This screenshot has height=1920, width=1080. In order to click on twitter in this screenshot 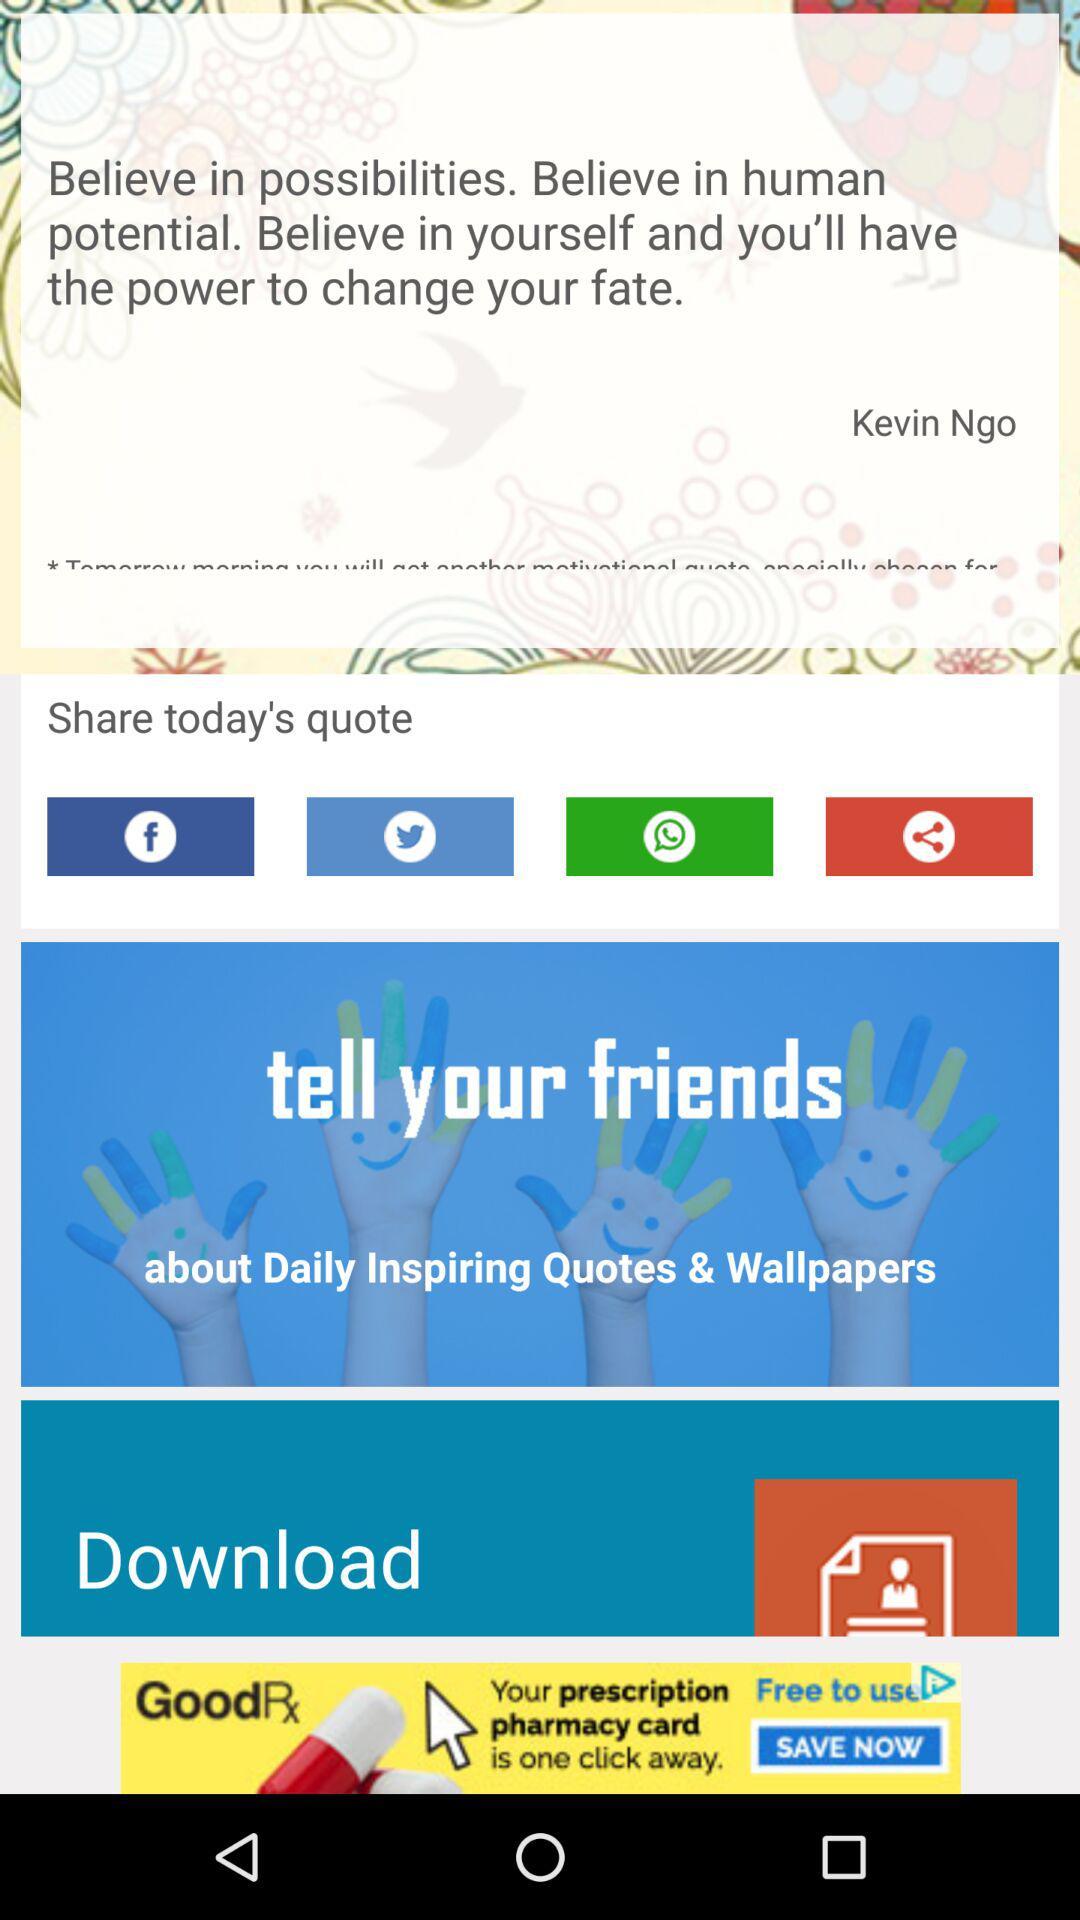, I will do `click(409, 836)`.